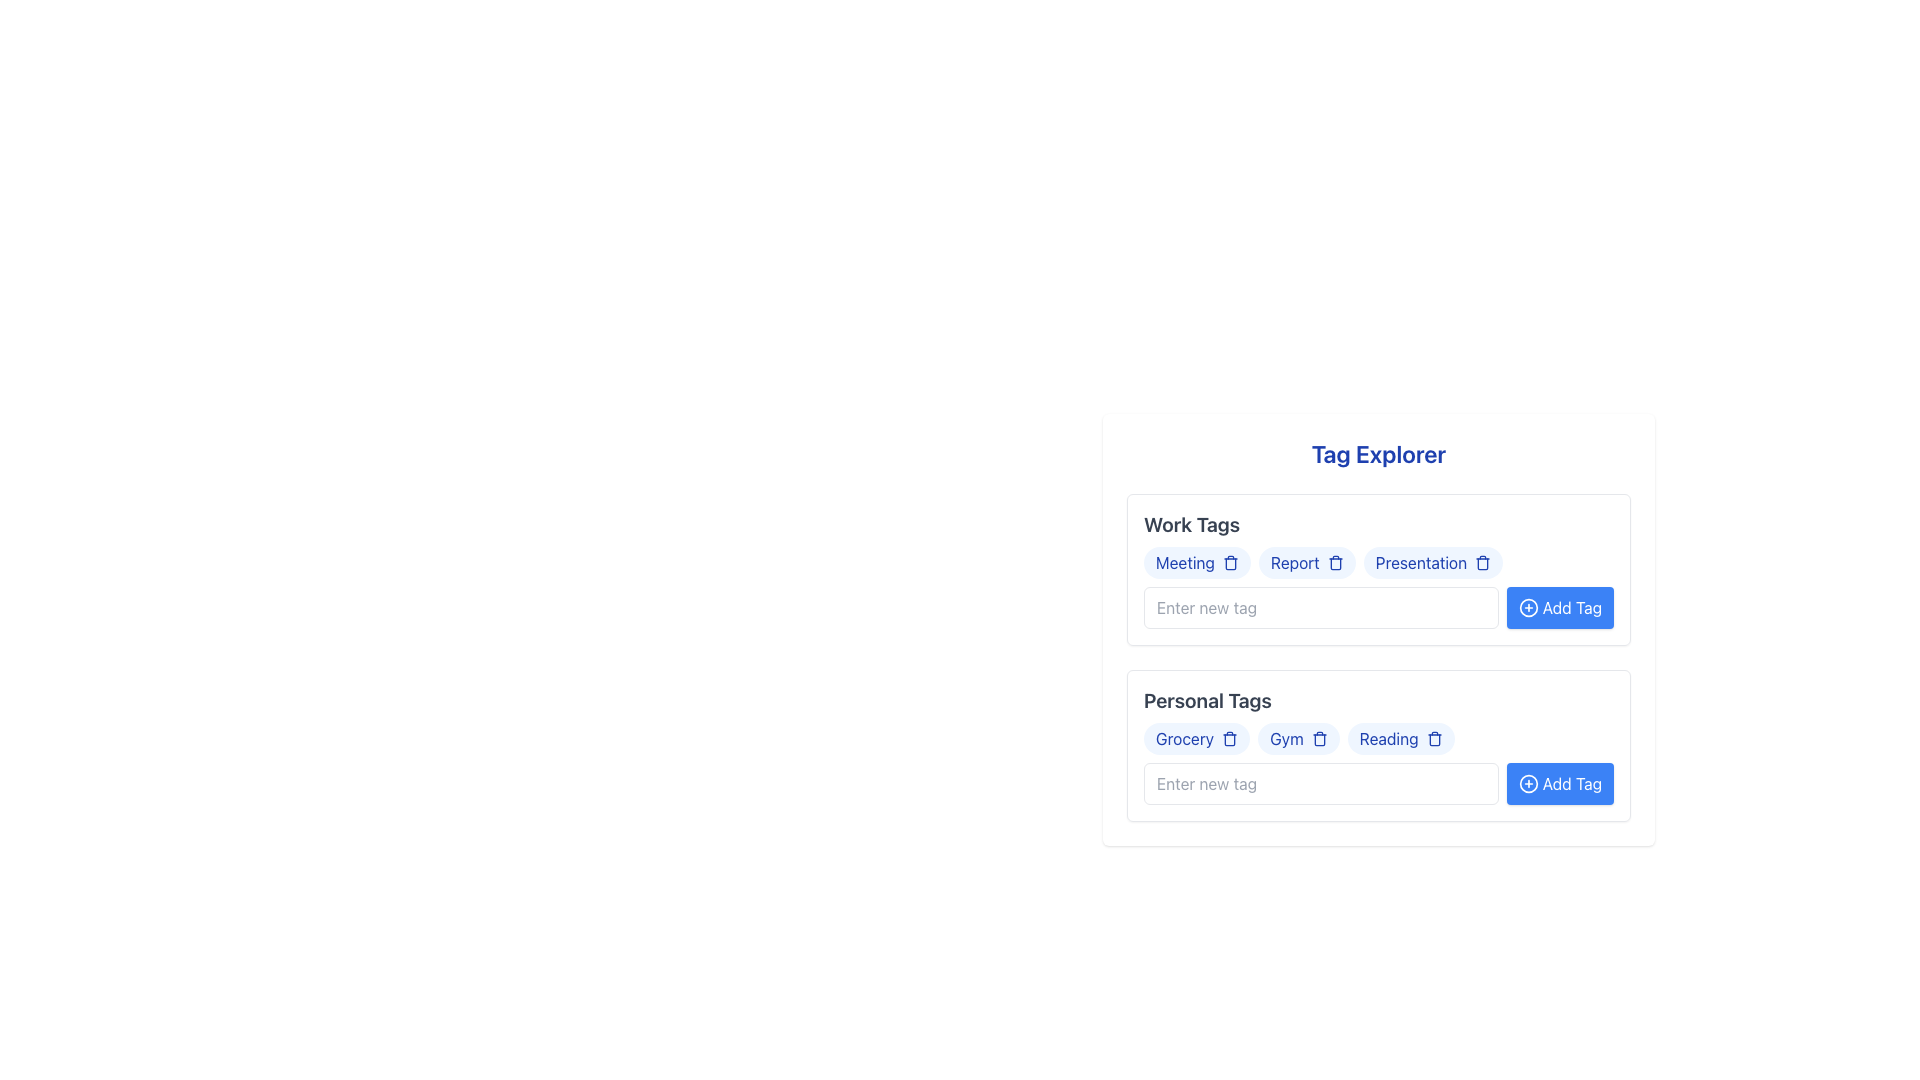  Describe the element at coordinates (1196, 739) in the screenshot. I see `the delete icon on the 'Grocery' tag chip located in the 'Personal Tags' section` at that location.